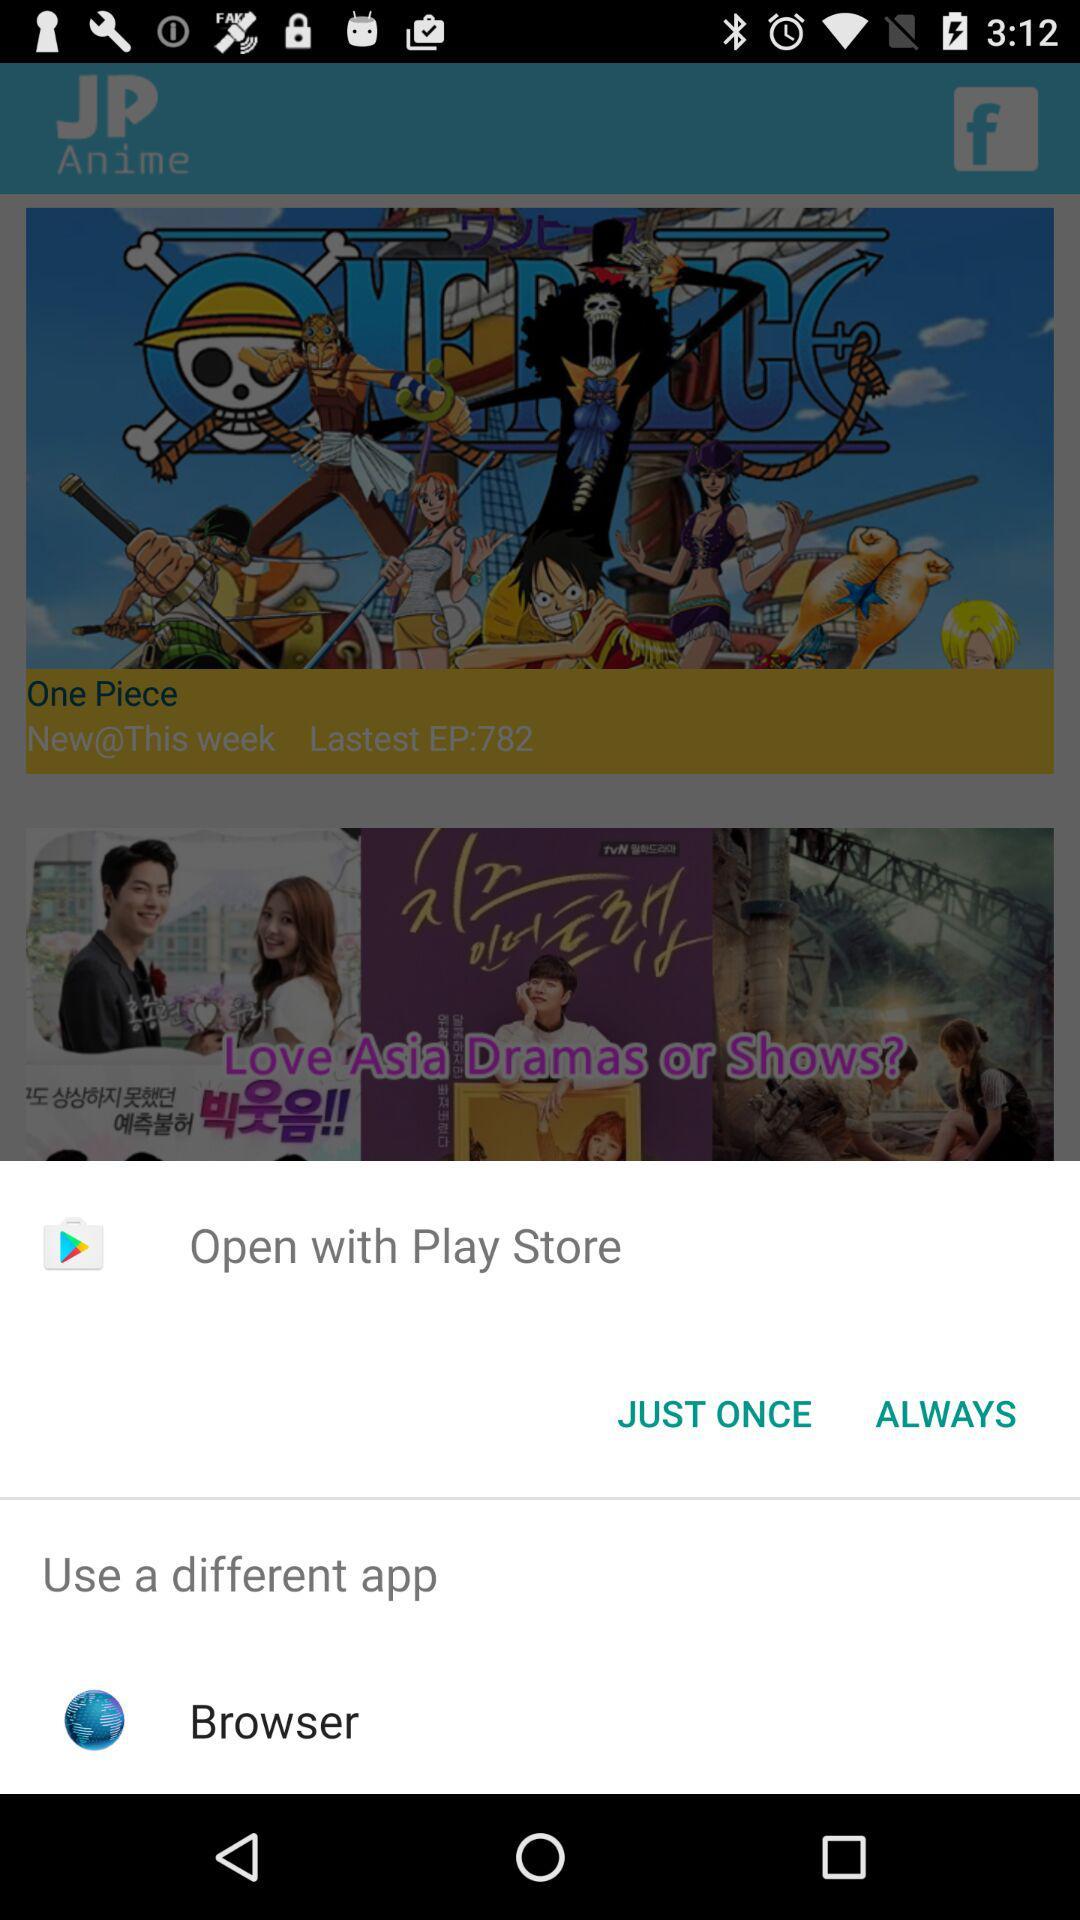  I want to click on always at the bottom right corner, so click(945, 1411).